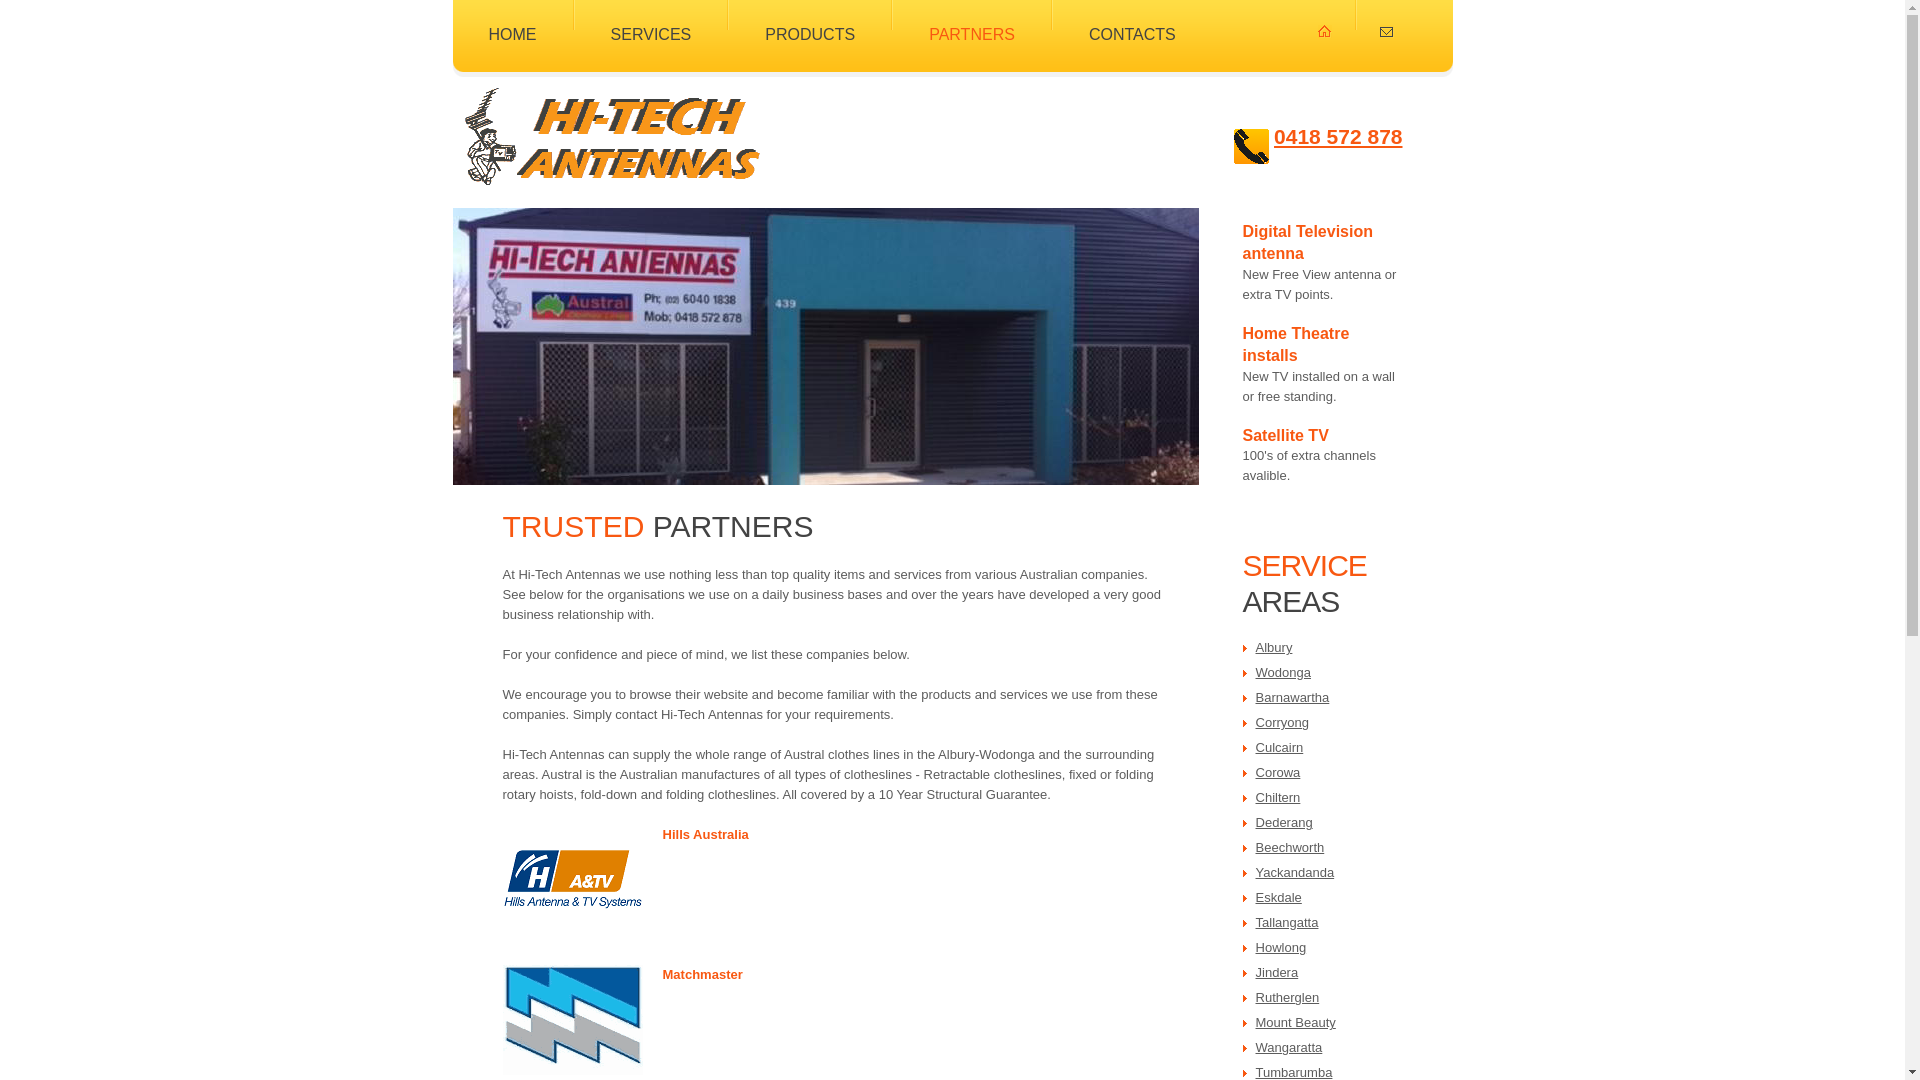 The height and width of the screenshot is (1080, 1920). Describe the element at coordinates (512, 22) in the screenshot. I see `'HOME'` at that location.